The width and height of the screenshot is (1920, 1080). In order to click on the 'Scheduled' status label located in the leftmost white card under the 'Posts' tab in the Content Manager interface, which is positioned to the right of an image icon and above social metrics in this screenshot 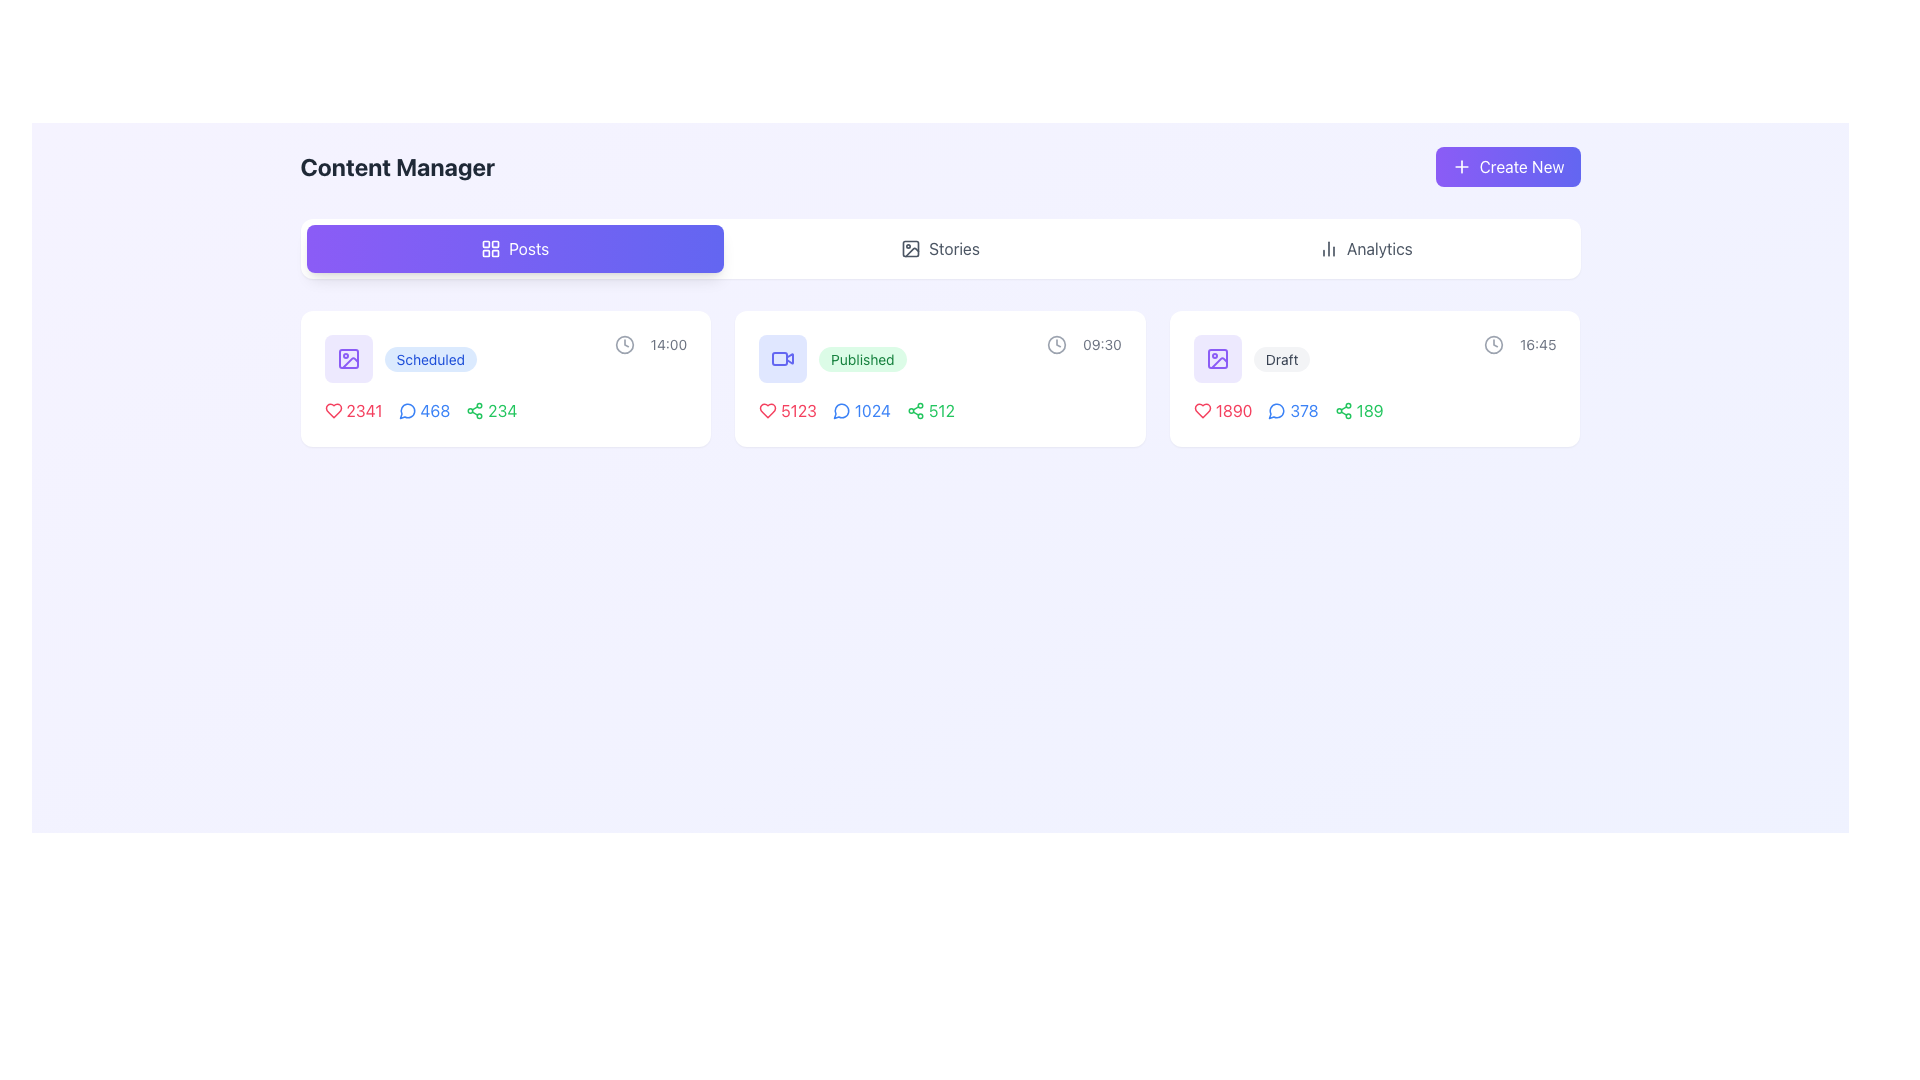, I will do `click(400, 357)`.